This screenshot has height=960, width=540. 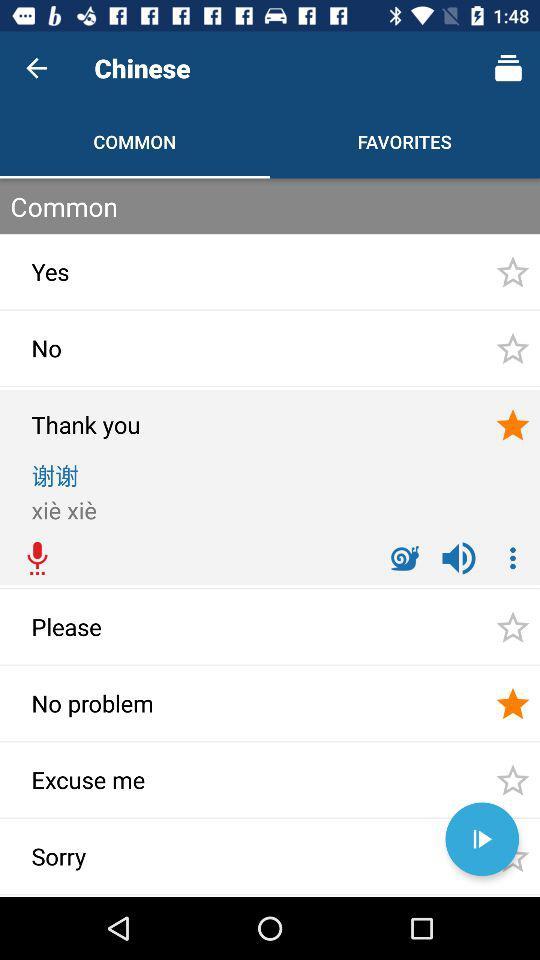 I want to click on the av_forward icon, so click(x=481, y=839).